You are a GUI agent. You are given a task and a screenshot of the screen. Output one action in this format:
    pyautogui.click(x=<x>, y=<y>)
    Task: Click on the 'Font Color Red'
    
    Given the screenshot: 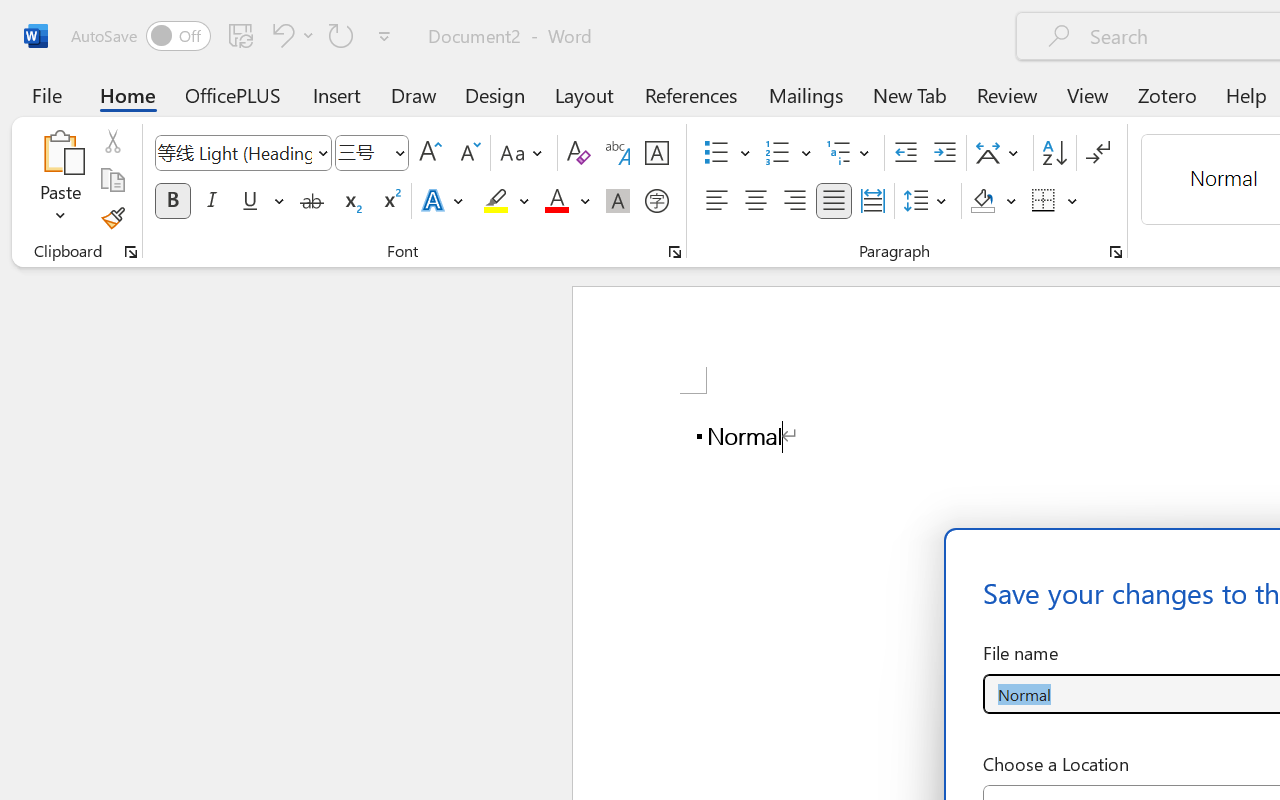 What is the action you would take?
    pyautogui.click(x=556, y=201)
    